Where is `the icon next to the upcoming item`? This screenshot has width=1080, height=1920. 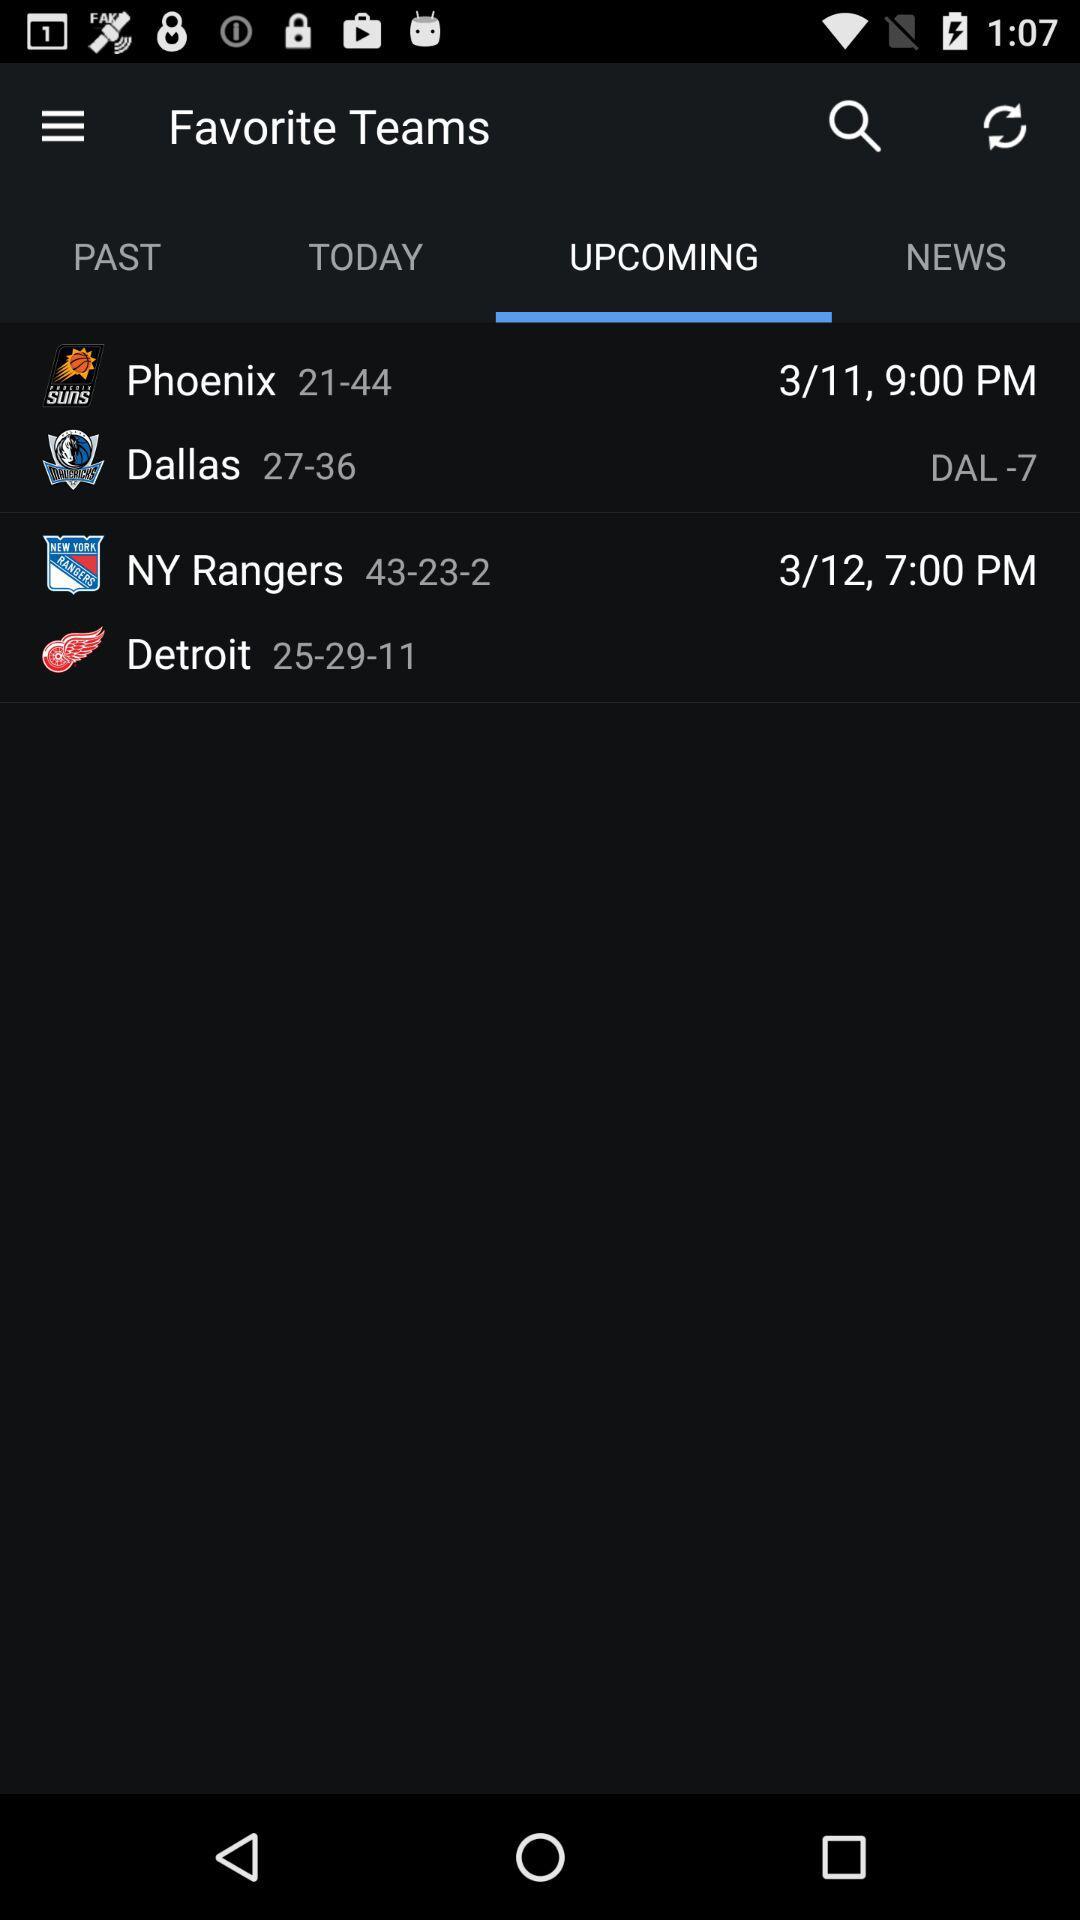
the icon next to the upcoming item is located at coordinates (954, 254).